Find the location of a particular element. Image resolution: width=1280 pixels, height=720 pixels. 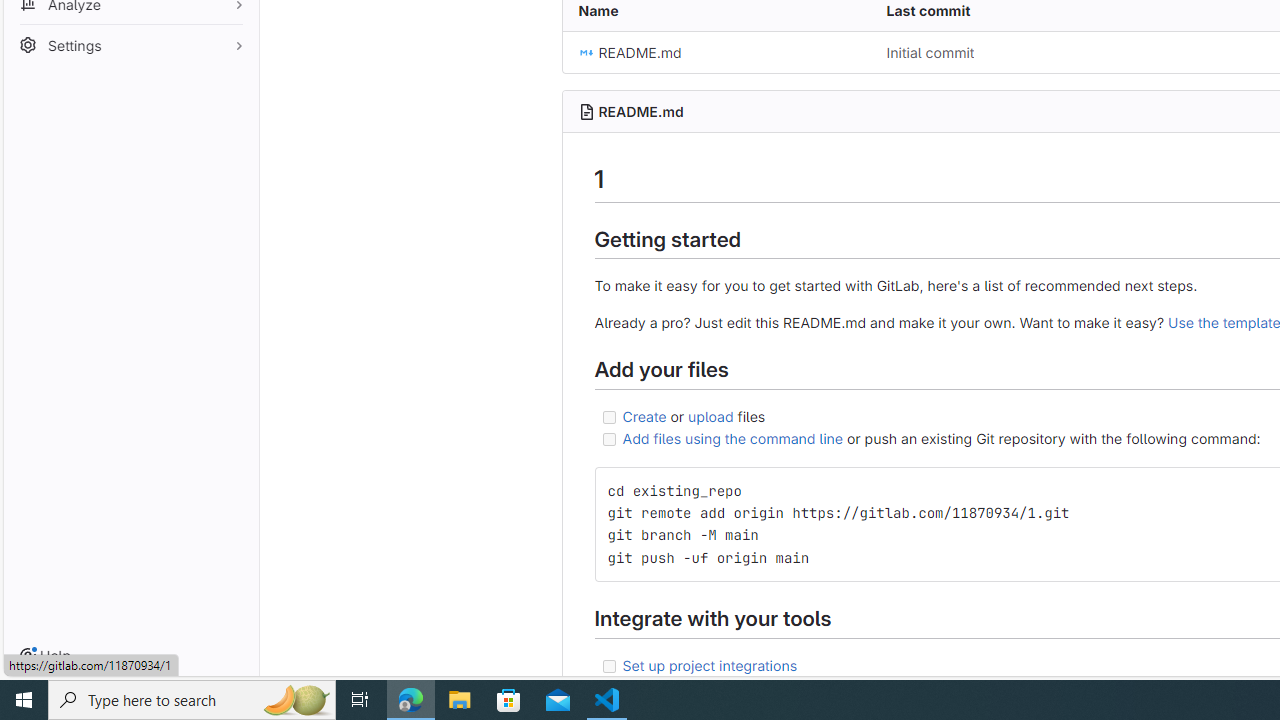

'upload' is located at coordinates (711, 414).